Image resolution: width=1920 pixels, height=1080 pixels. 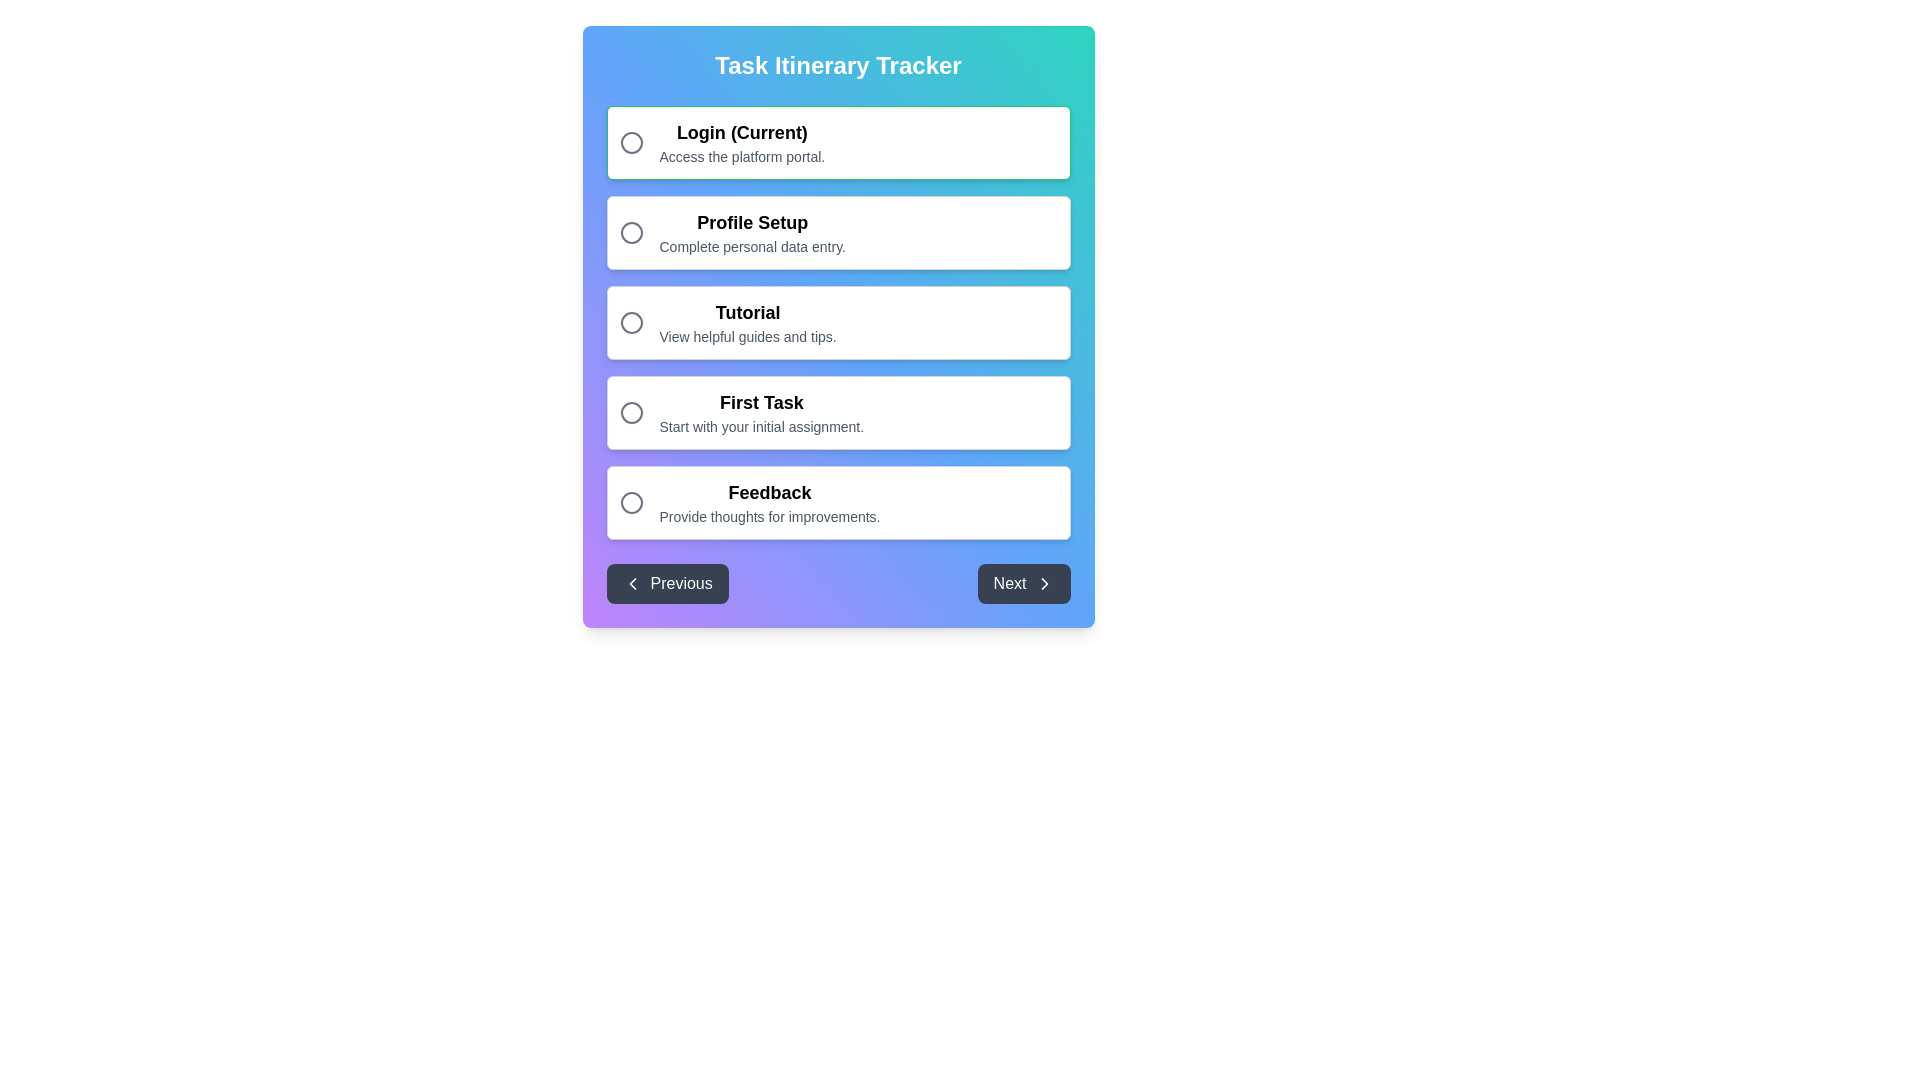 What do you see at coordinates (631, 583) in the screenshot?
I see `the icon located to the right of the text on the 'Previous' button at the bottom left of the interface` at bounding box center [631, 583].